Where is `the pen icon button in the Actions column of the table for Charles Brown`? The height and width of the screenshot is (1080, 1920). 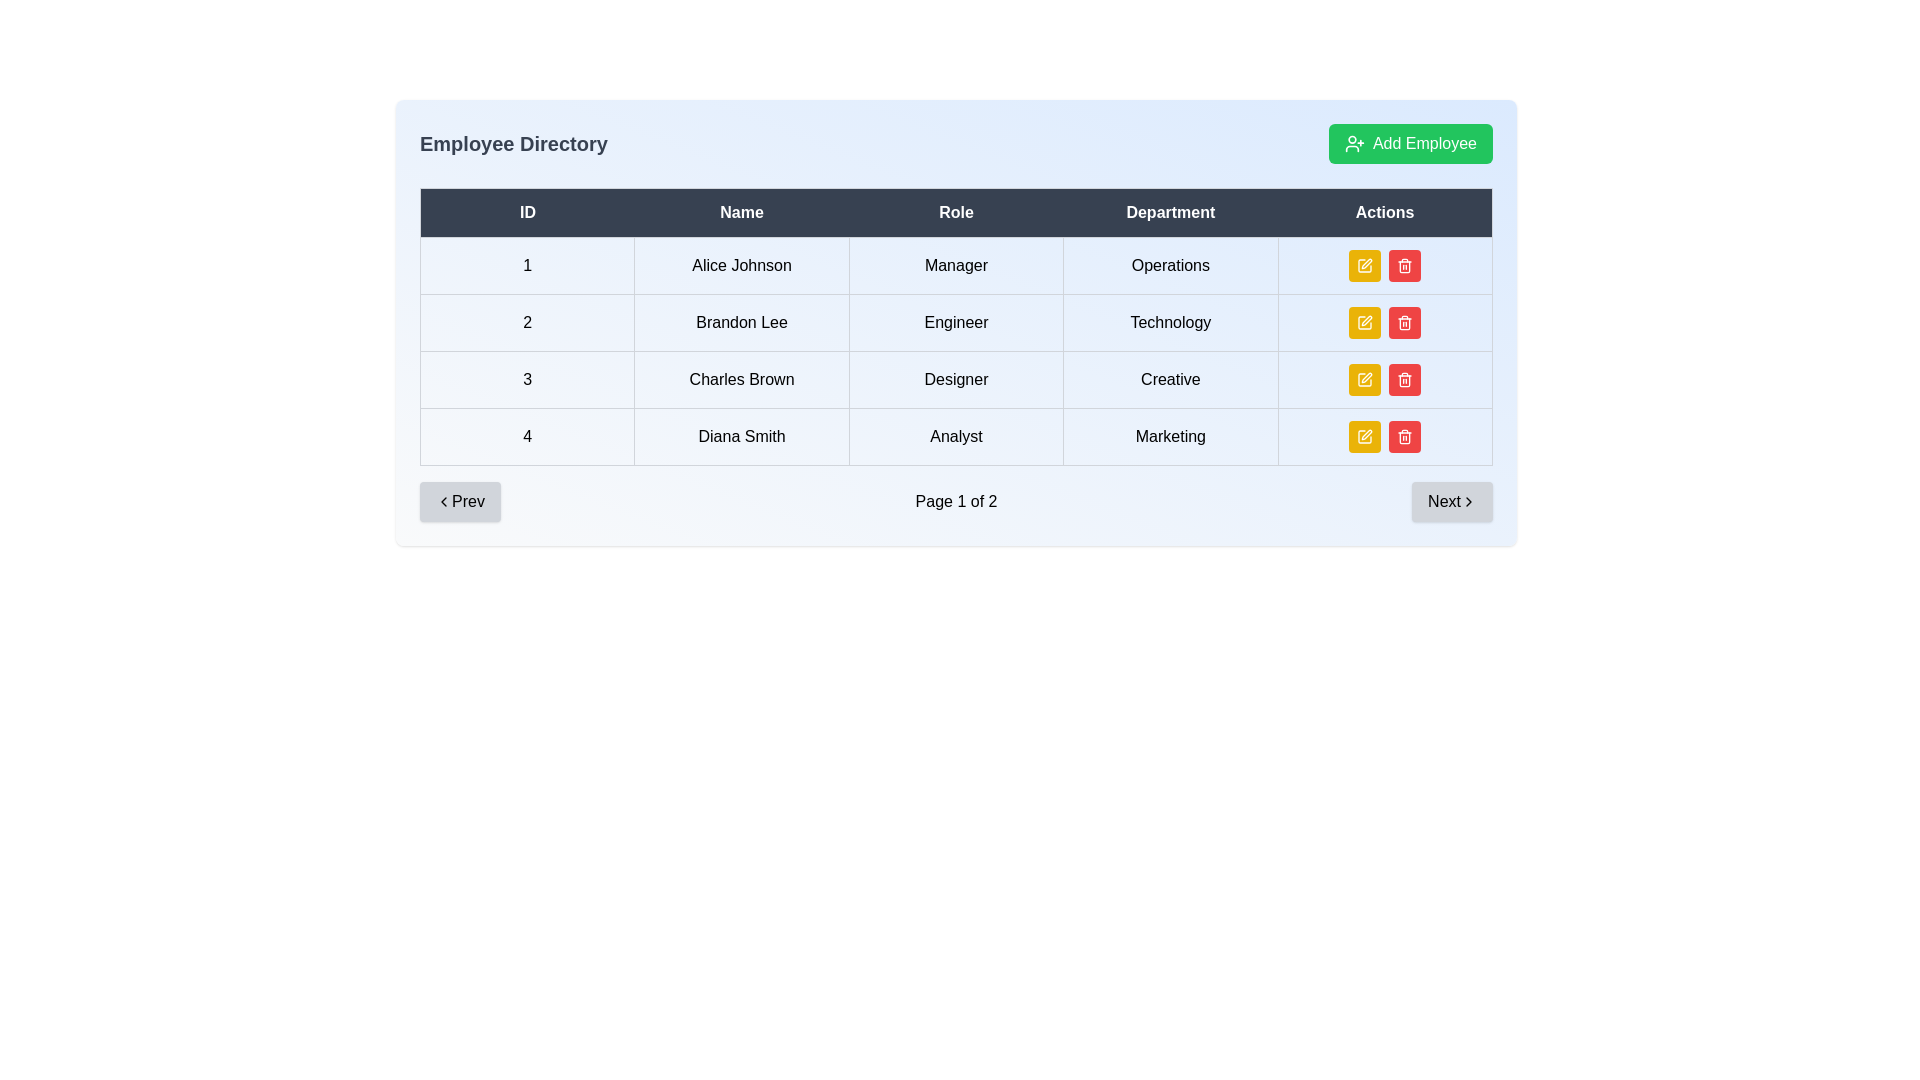 the pen icon button in the Actions column of the table for Charles Brown is located at coordinates (1366, 378).